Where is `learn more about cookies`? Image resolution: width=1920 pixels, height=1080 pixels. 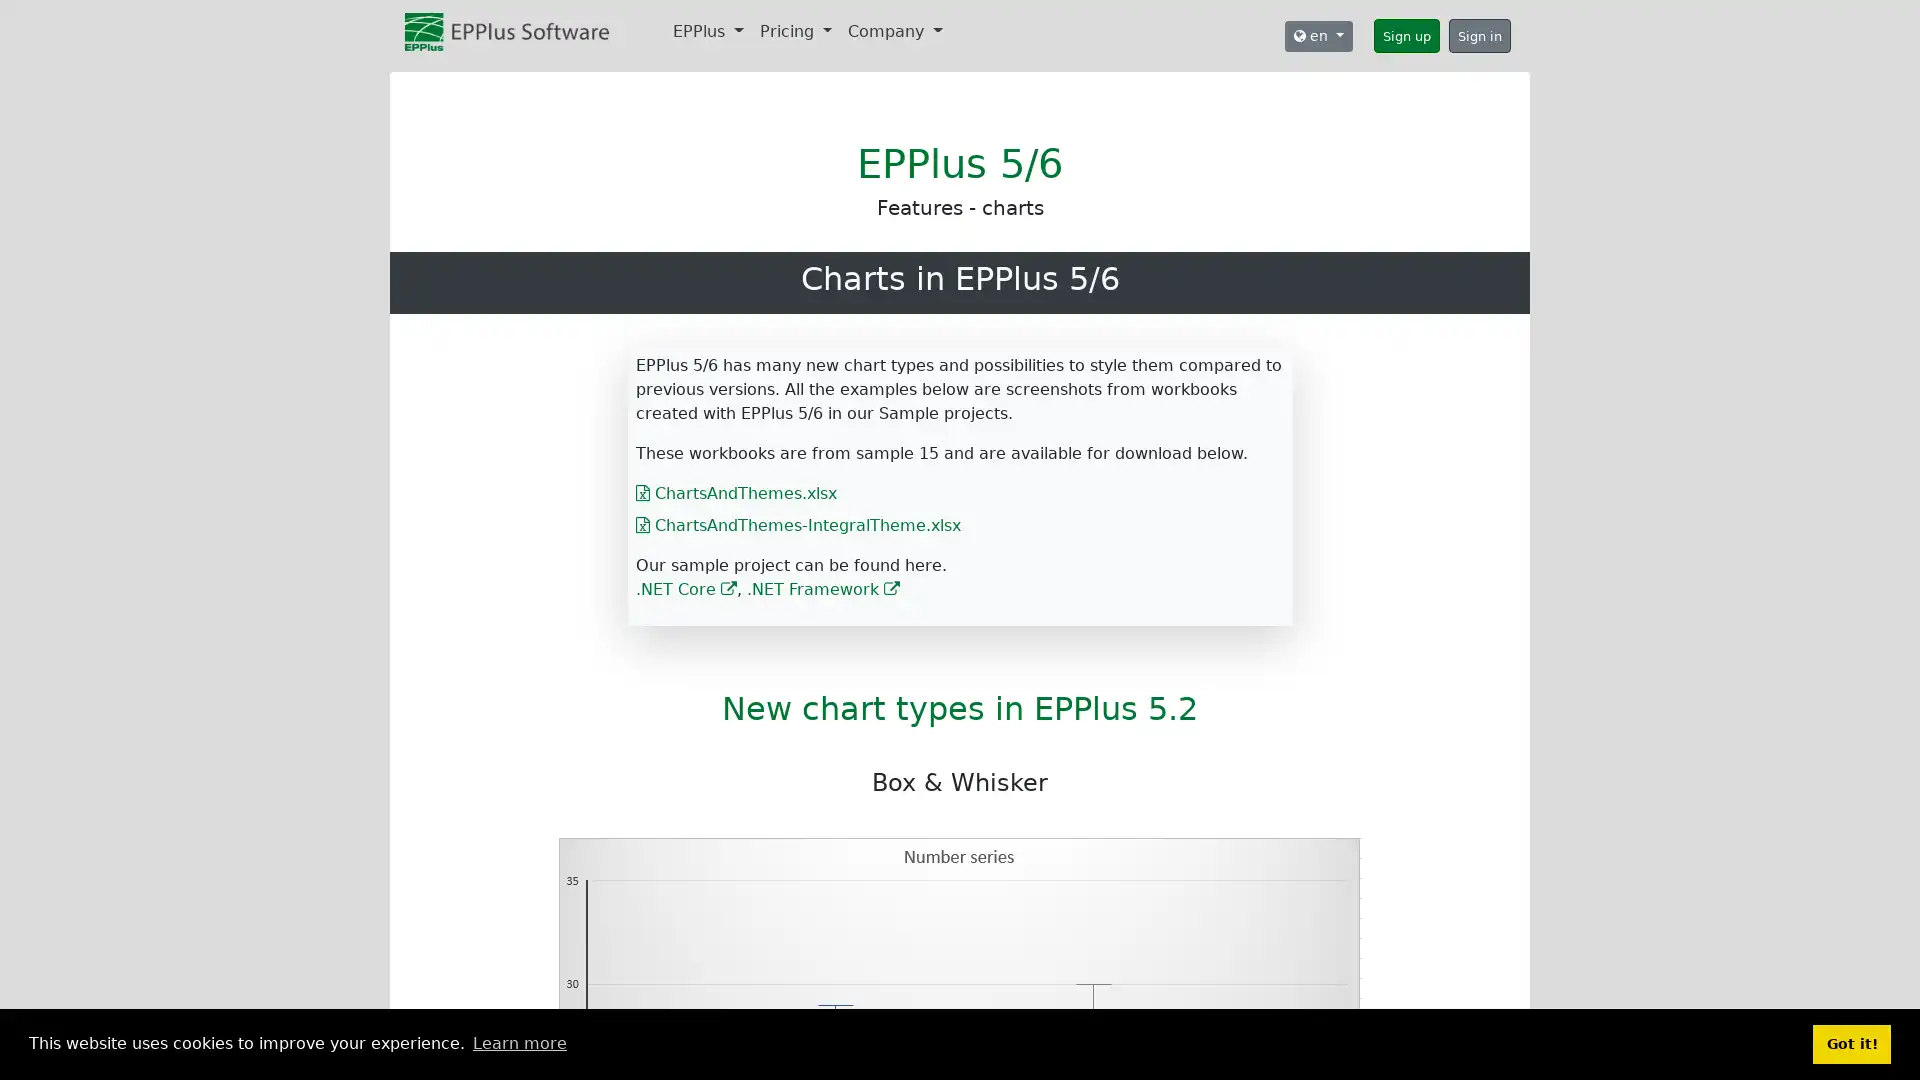 learn more about cookies is located at coordinates (519, 1043).